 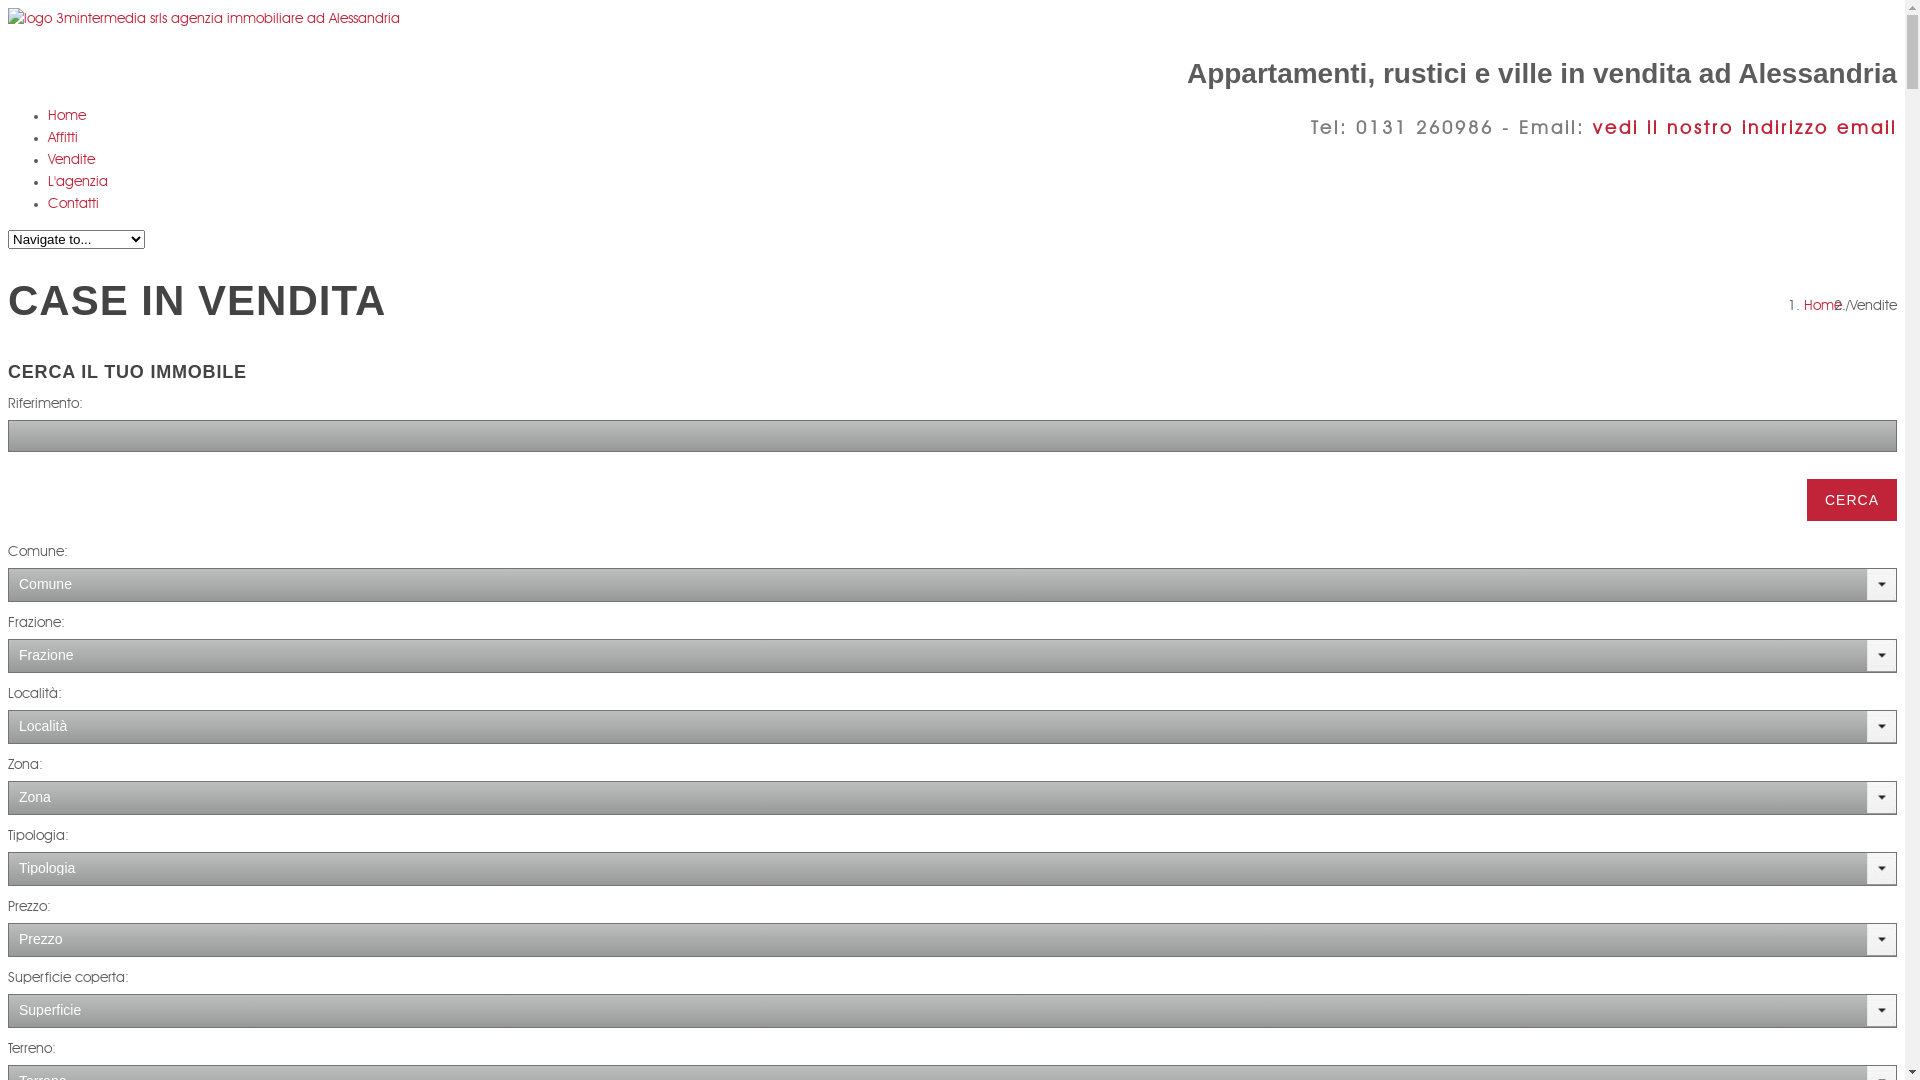 What do you see at coordinates (73, 204) in the screenshot?
I see `'Contatti'` at bounding box center [73, 204].